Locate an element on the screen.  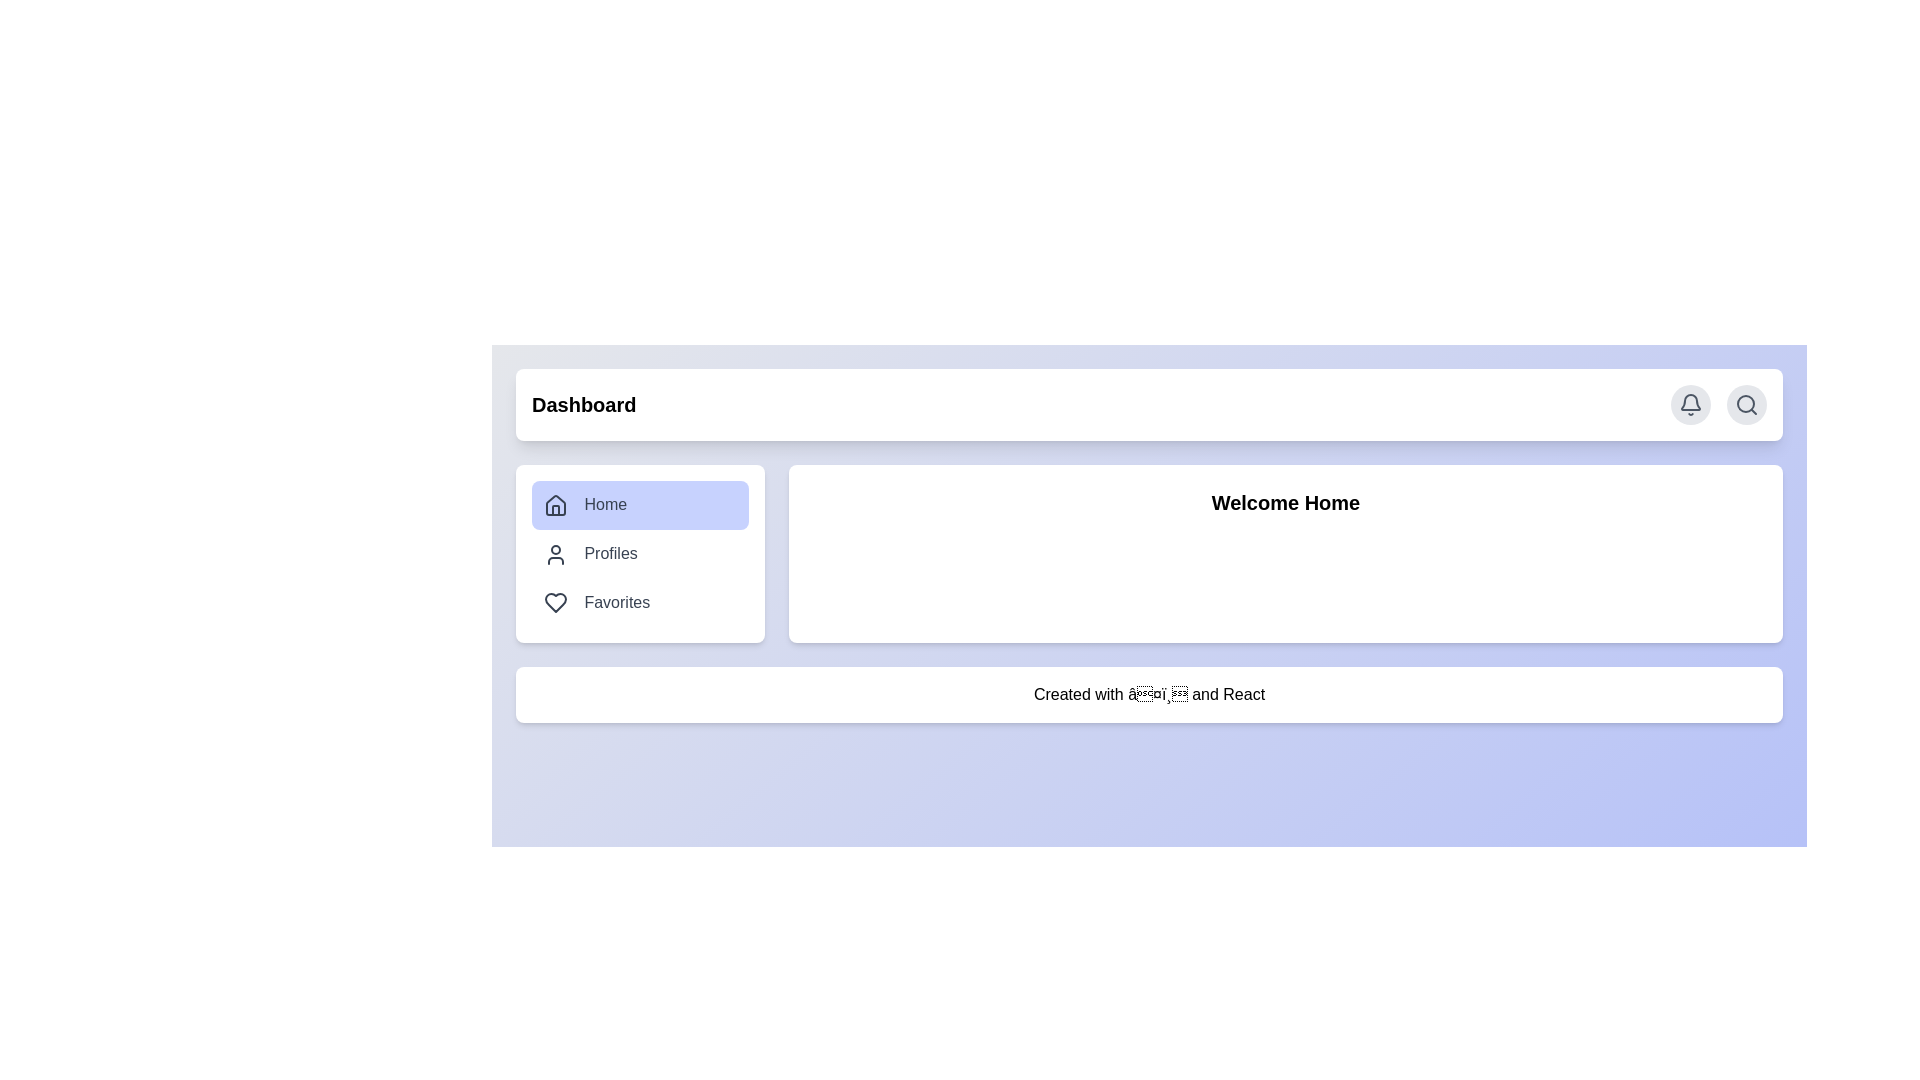
the dark gray bell icon located in the top-right corner of the interface is located at coordinates (1689, 405).